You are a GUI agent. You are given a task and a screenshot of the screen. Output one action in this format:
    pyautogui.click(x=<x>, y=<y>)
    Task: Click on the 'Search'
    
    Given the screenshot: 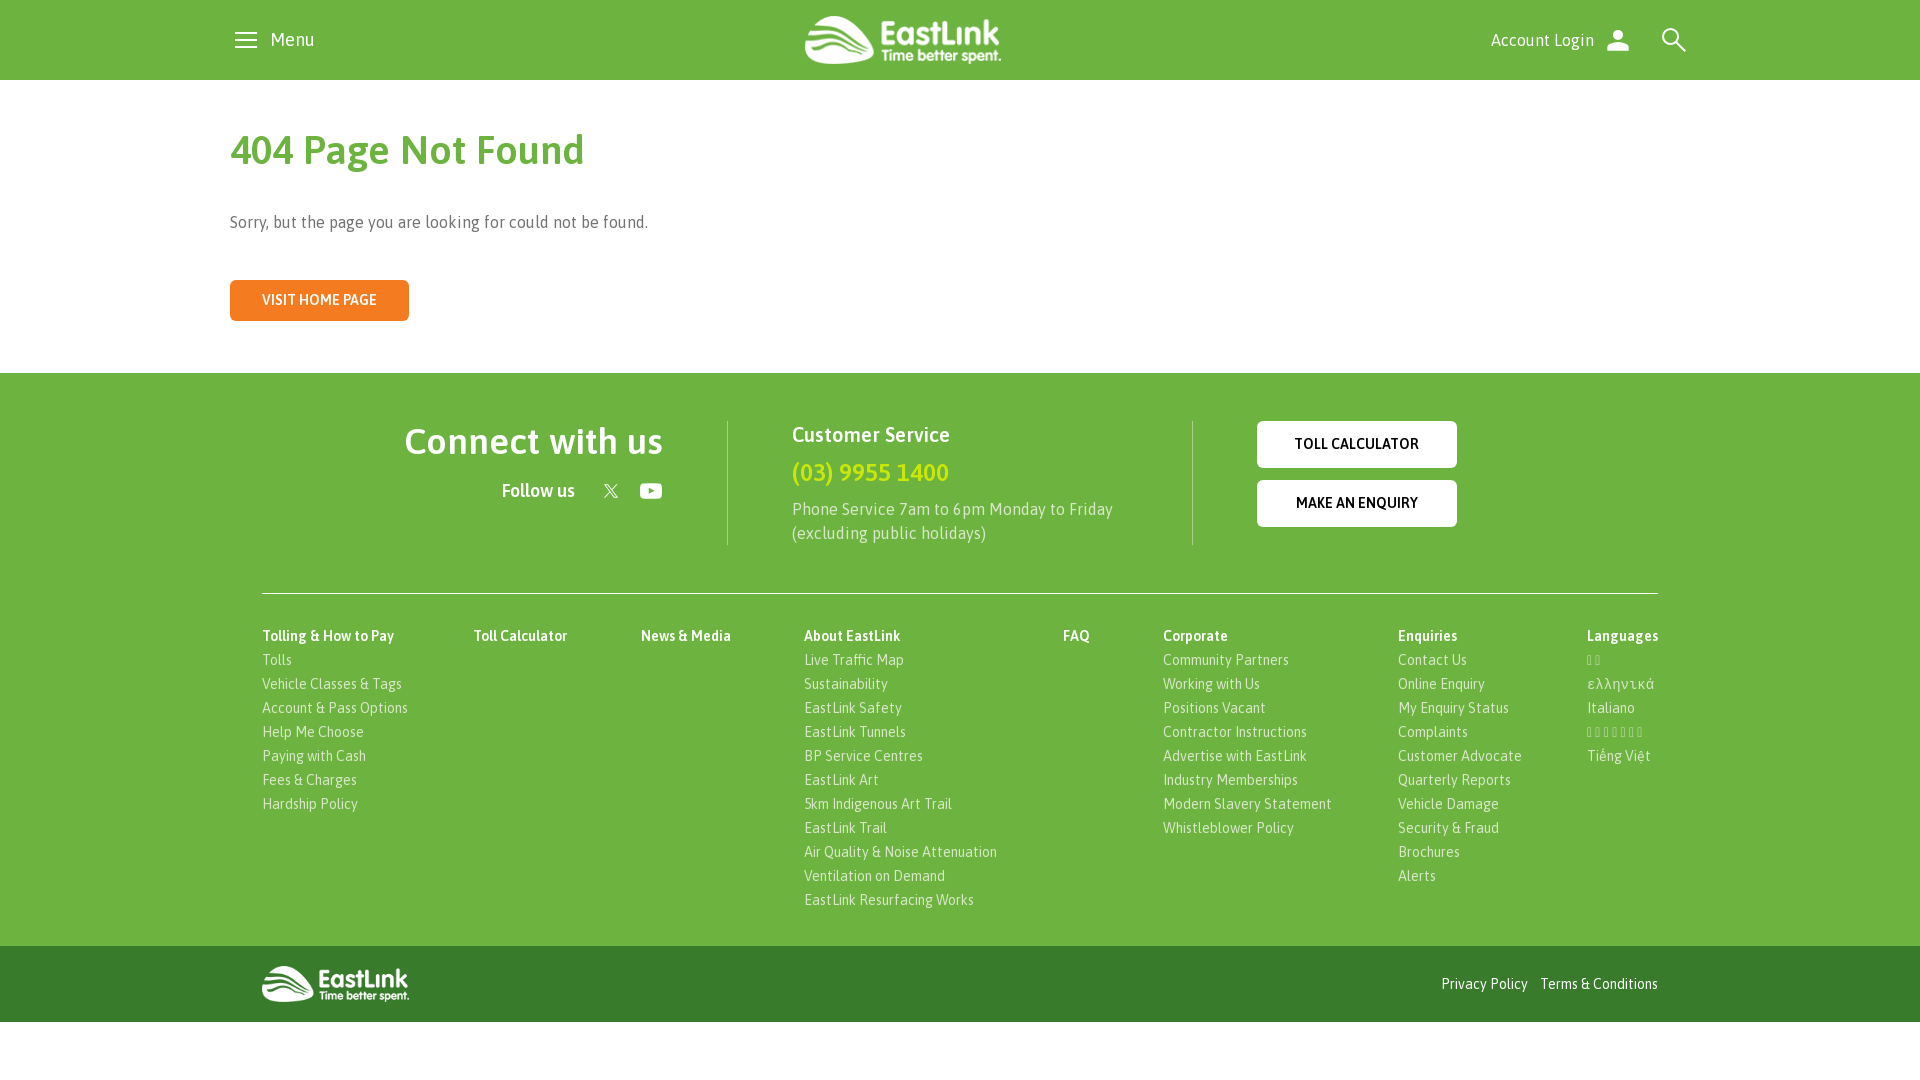 What is the action you would take?
    pyautogui.click(x=1674, y=39)
    